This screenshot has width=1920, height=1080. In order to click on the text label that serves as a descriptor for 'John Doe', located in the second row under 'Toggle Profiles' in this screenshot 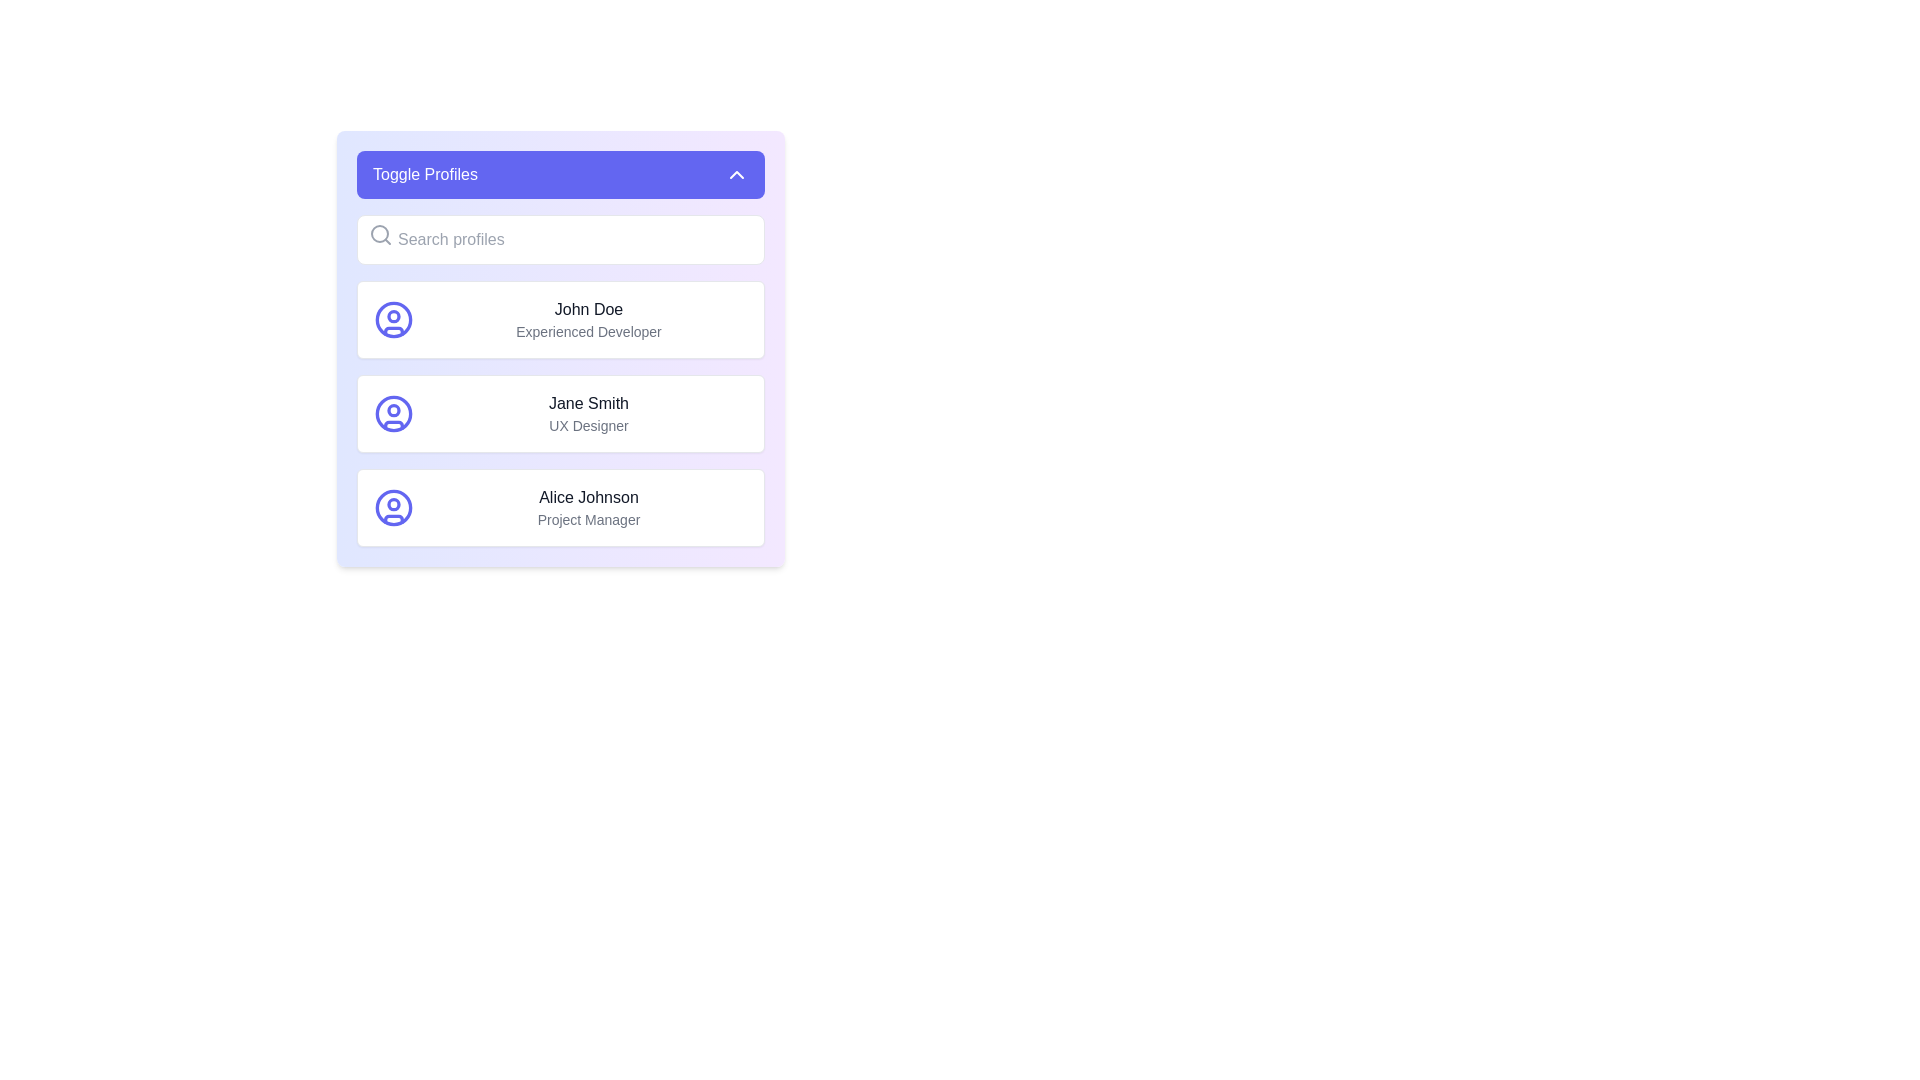, I will do `click(588, 330)`.